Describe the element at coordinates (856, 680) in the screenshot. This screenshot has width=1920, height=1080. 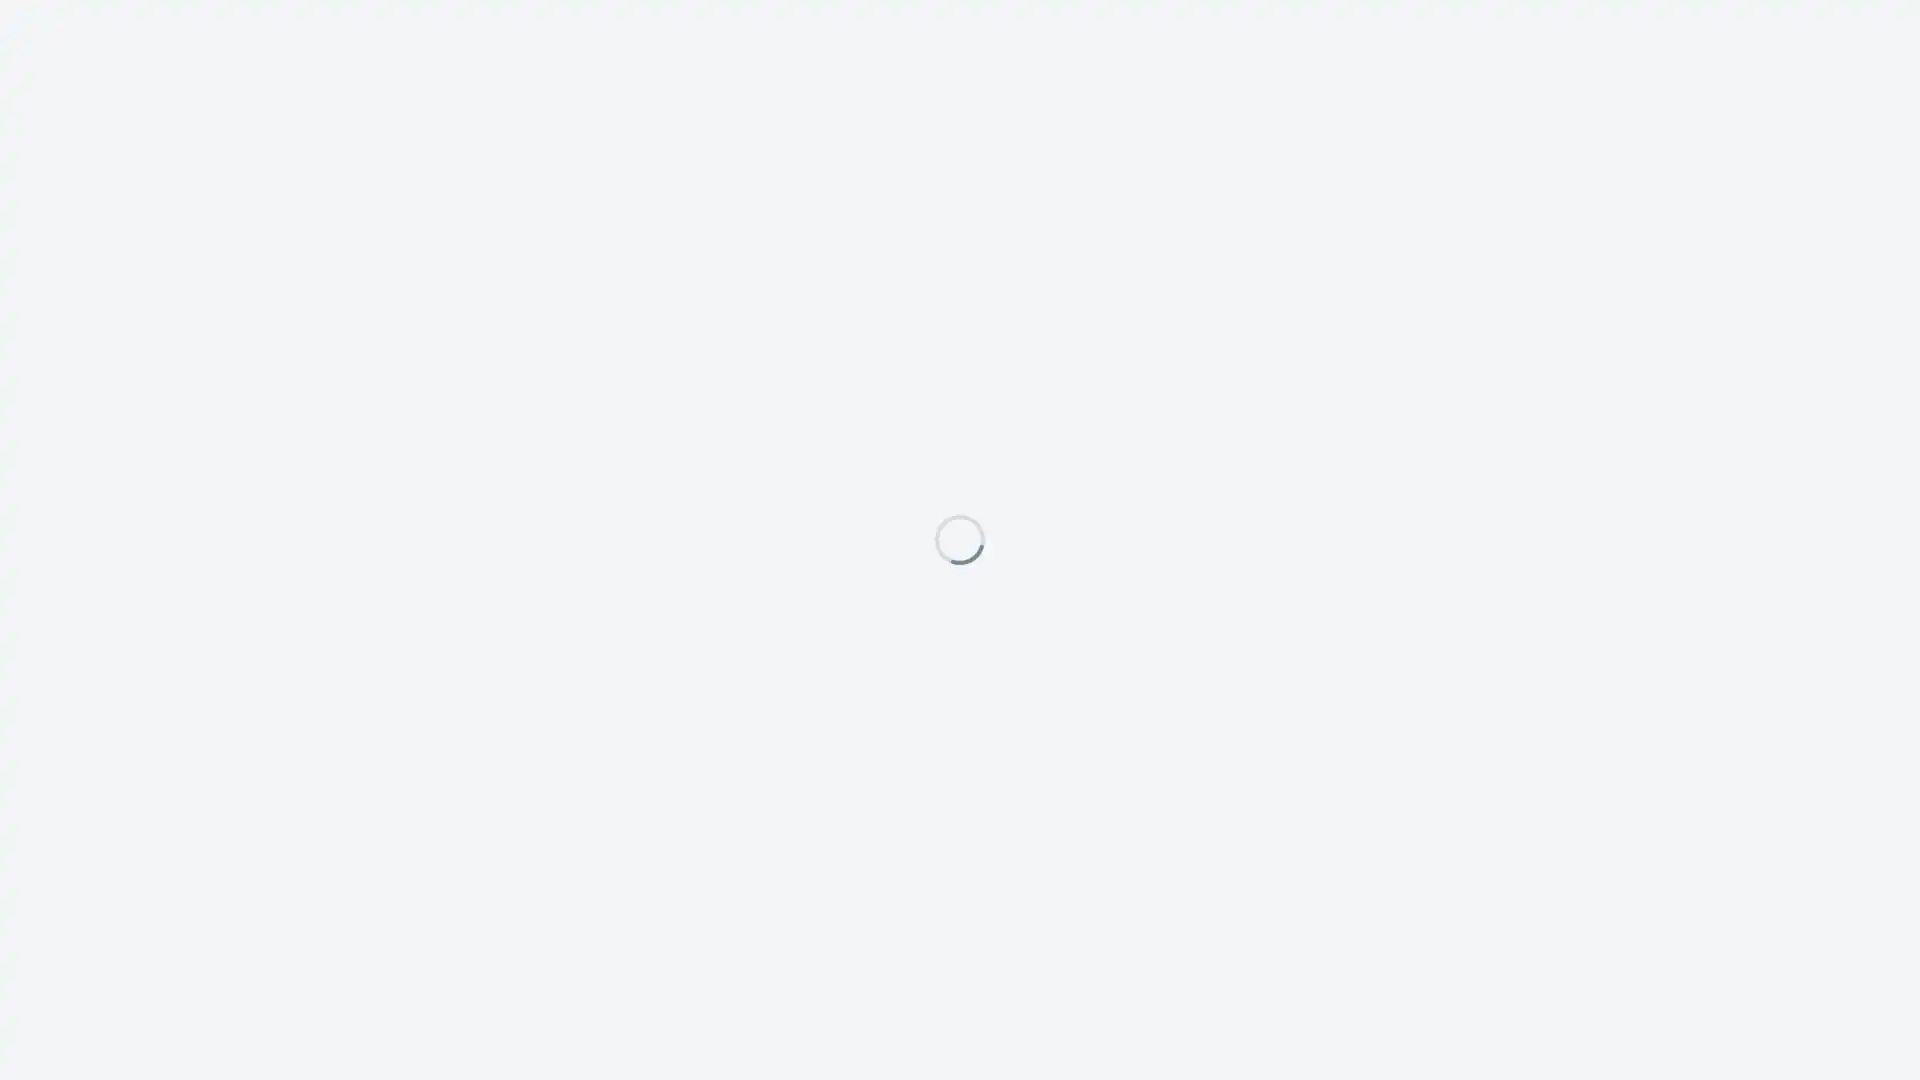
I see `Don't have an account? Register here` at that location.